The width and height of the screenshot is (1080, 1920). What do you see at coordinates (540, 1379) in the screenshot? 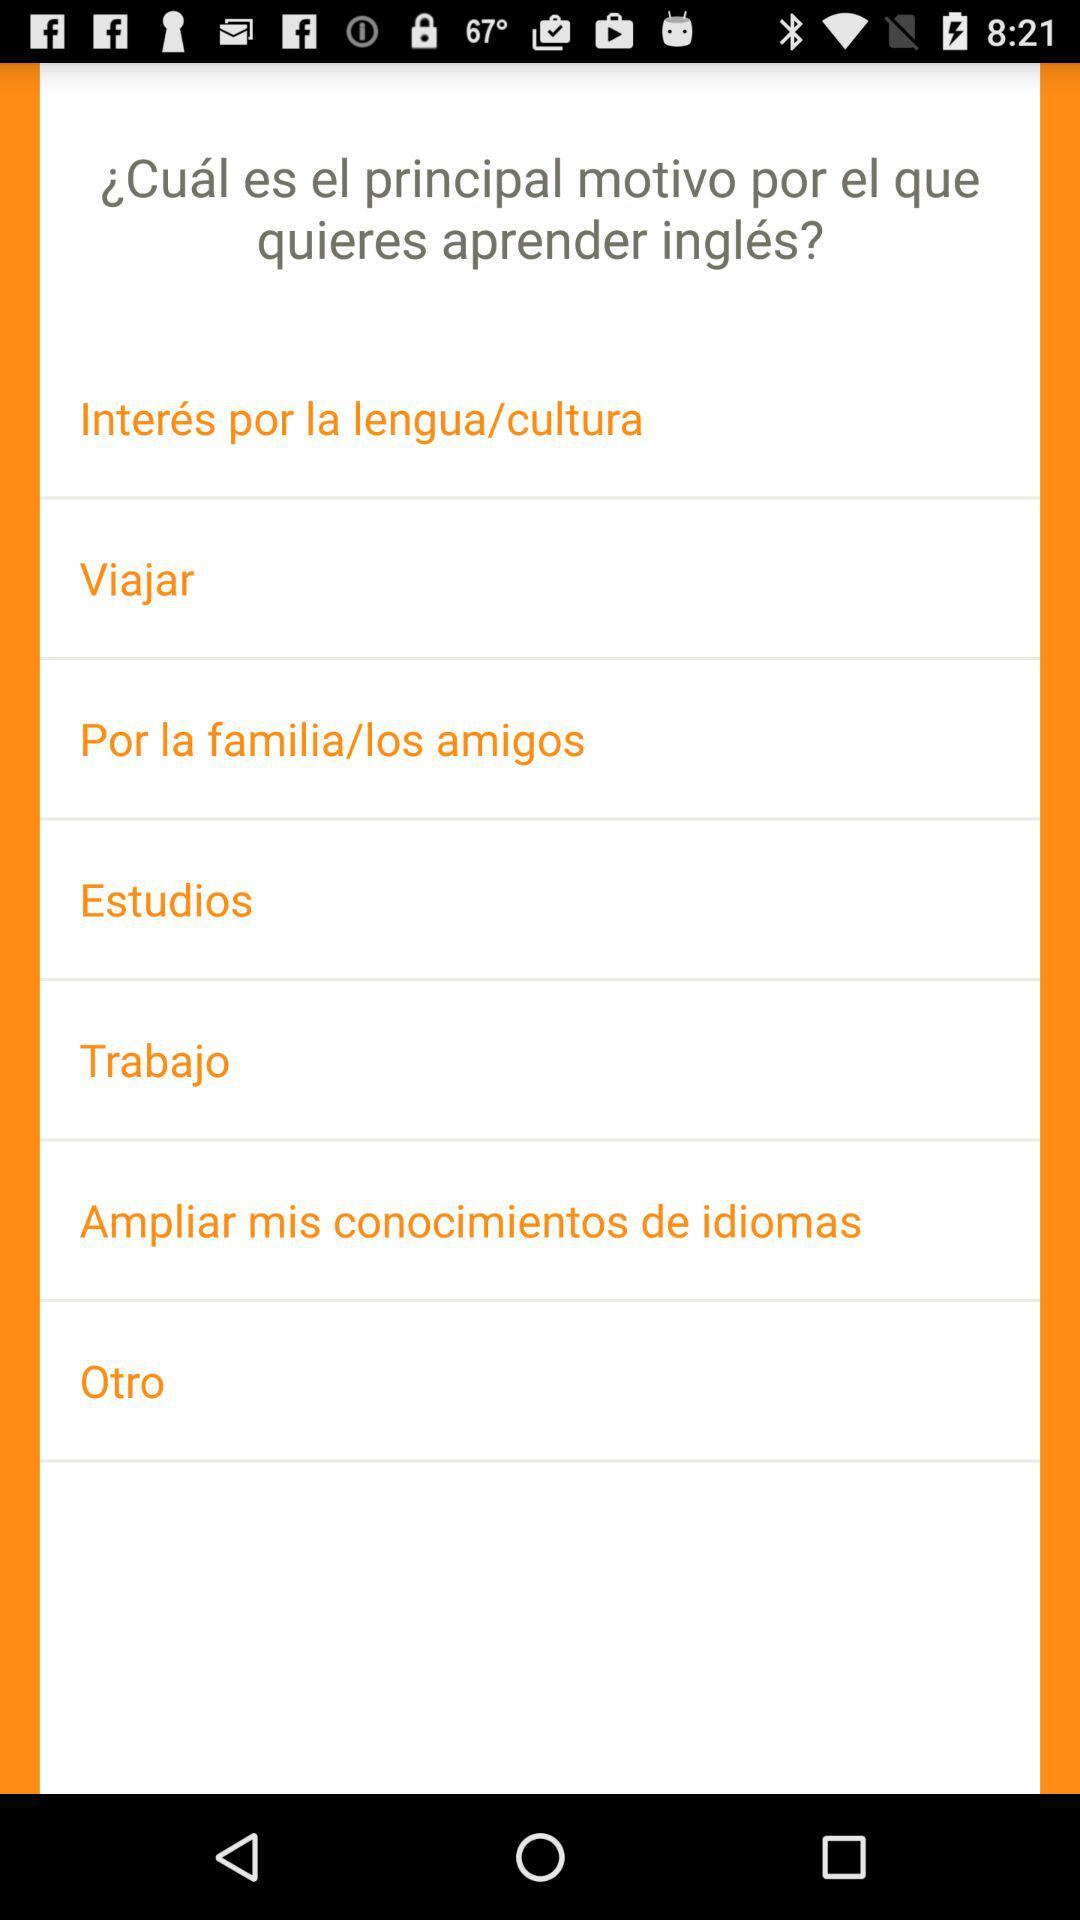
I see `otro` at bounding box center [540, 1379].